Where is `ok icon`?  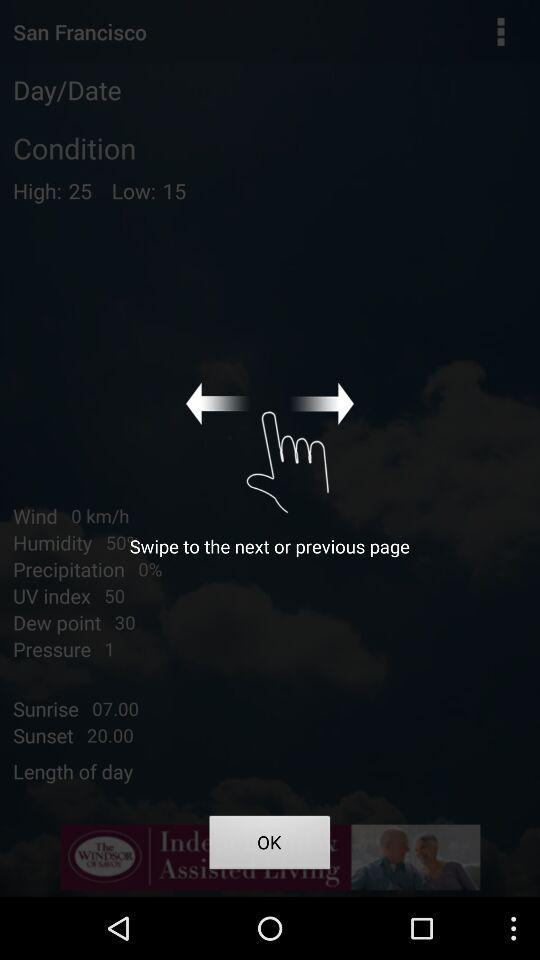 ok icon is located at coordinates (270, 844).